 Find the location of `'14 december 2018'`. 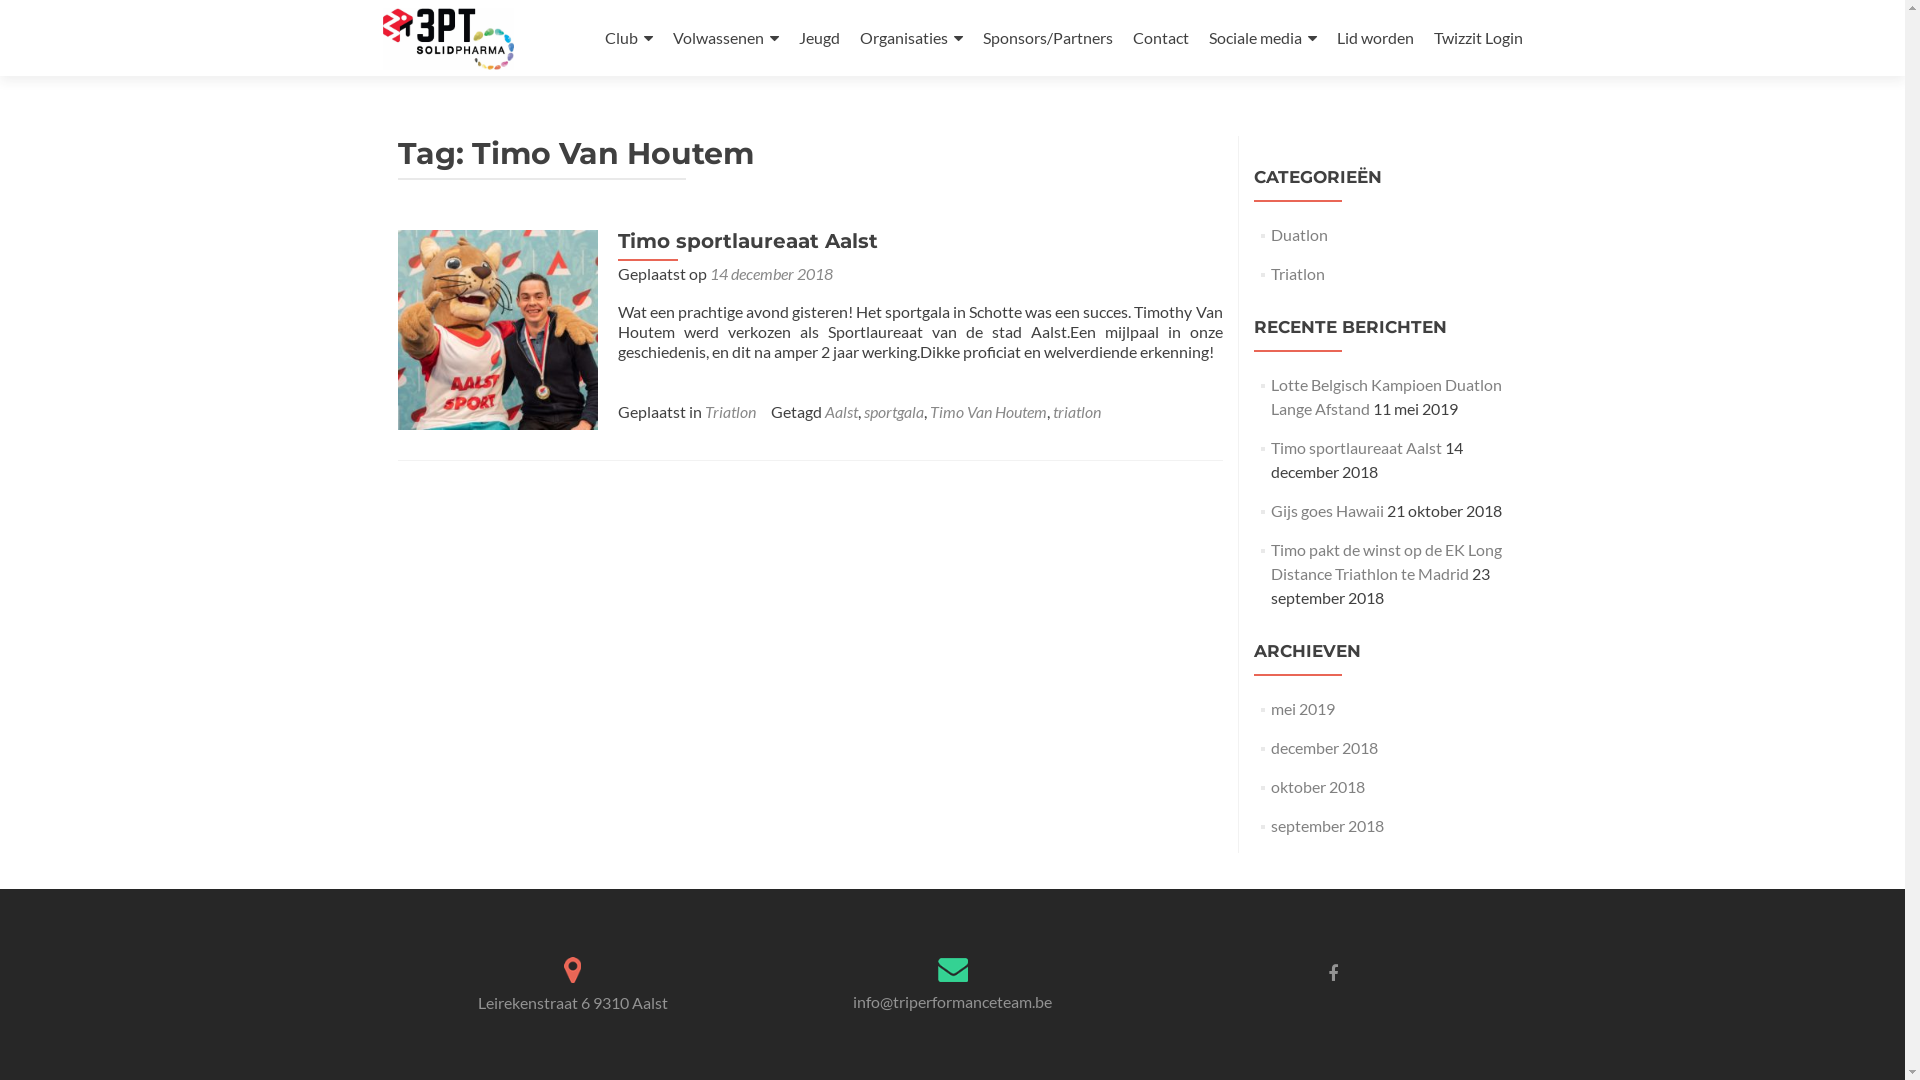

'14 december 2018' is located at coordinates (770, 273).